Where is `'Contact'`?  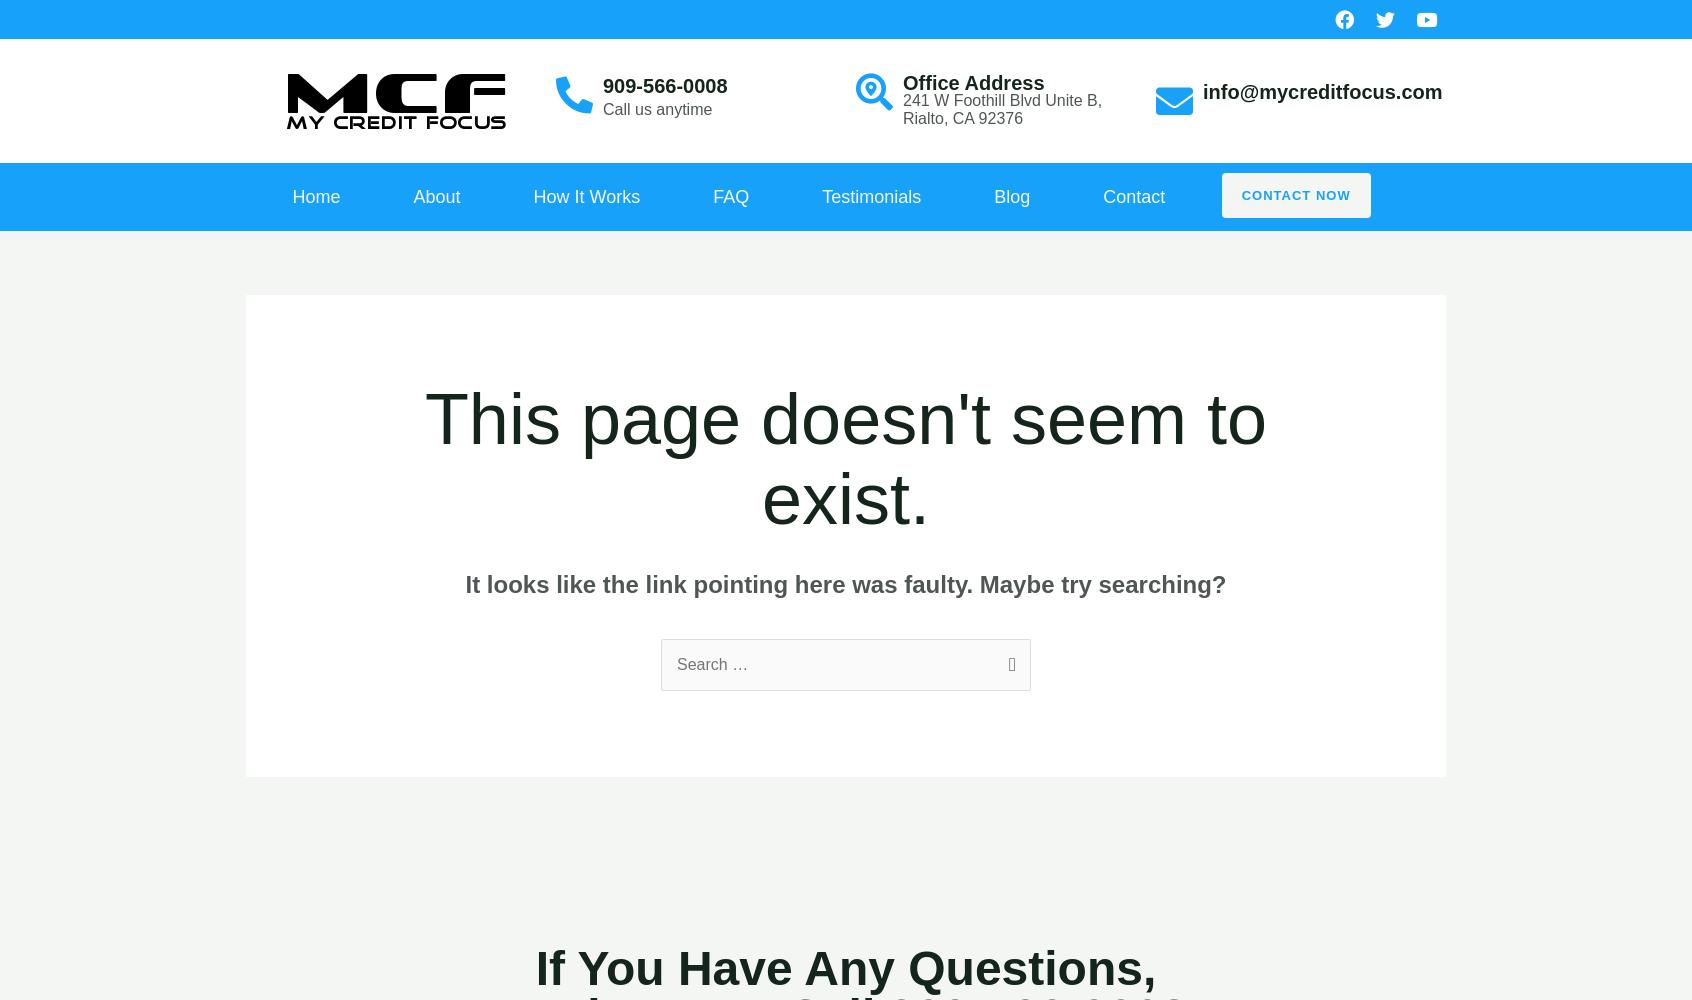 'Contact' is located at coordinates (1132, 196).